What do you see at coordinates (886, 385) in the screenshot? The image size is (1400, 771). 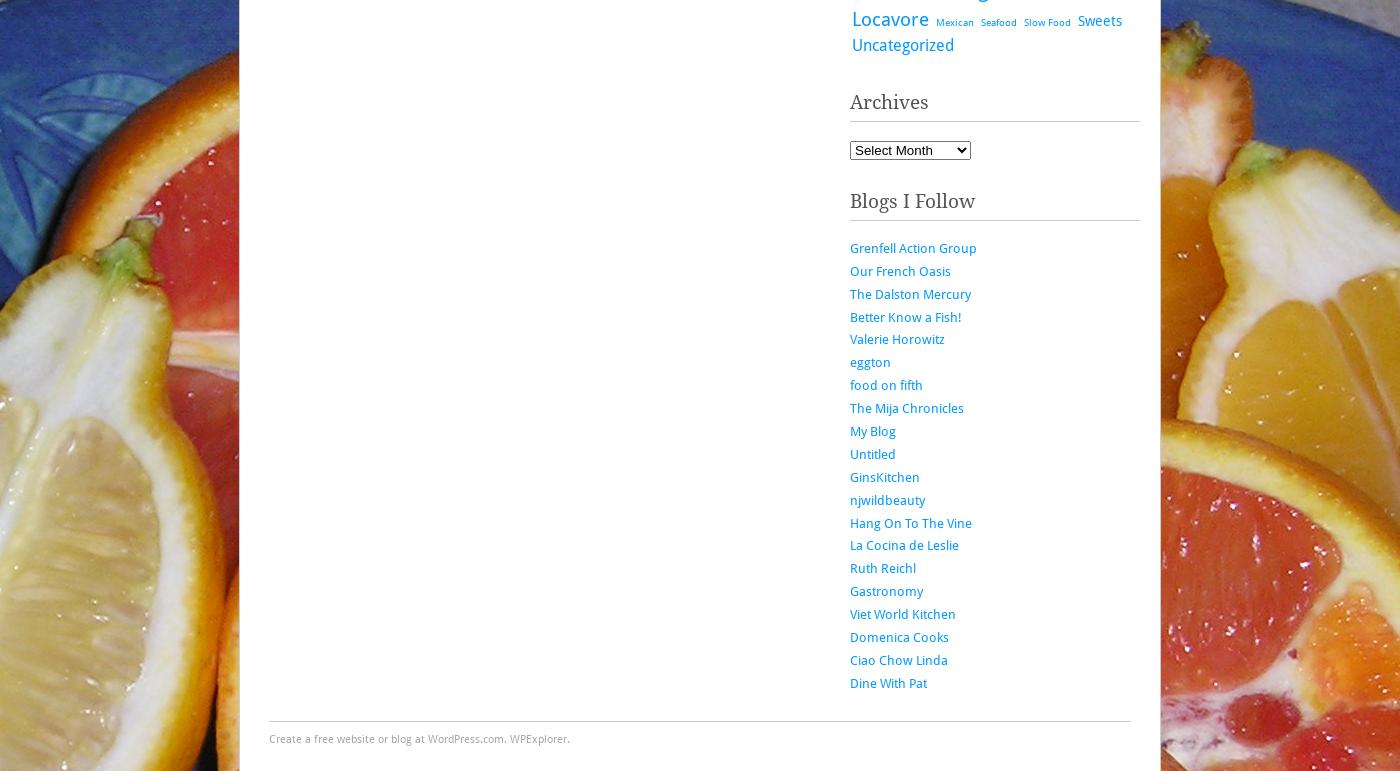 I see `'food on fifth'` at bounding box center [886, 385].